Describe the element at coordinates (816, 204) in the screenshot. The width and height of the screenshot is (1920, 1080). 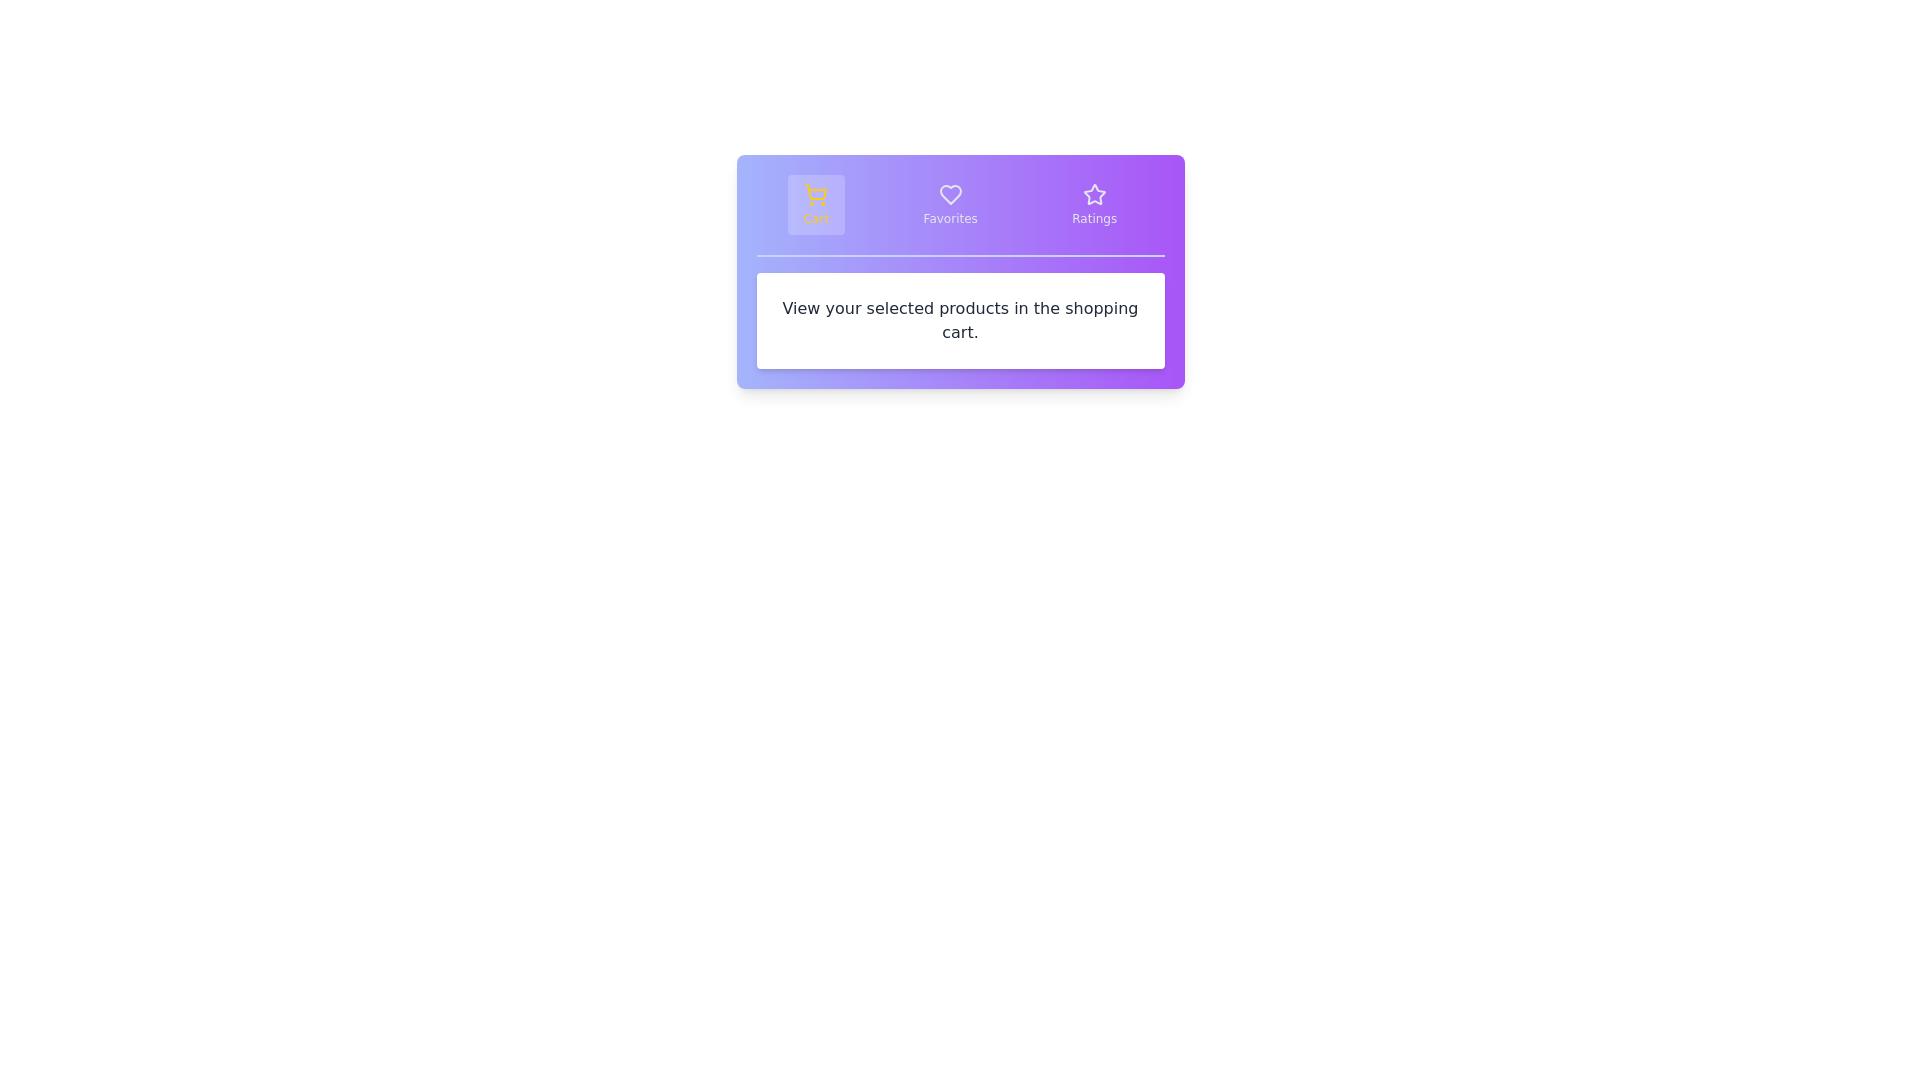
I see `the shopping cart button located at the top-left corner of the section` at that location.